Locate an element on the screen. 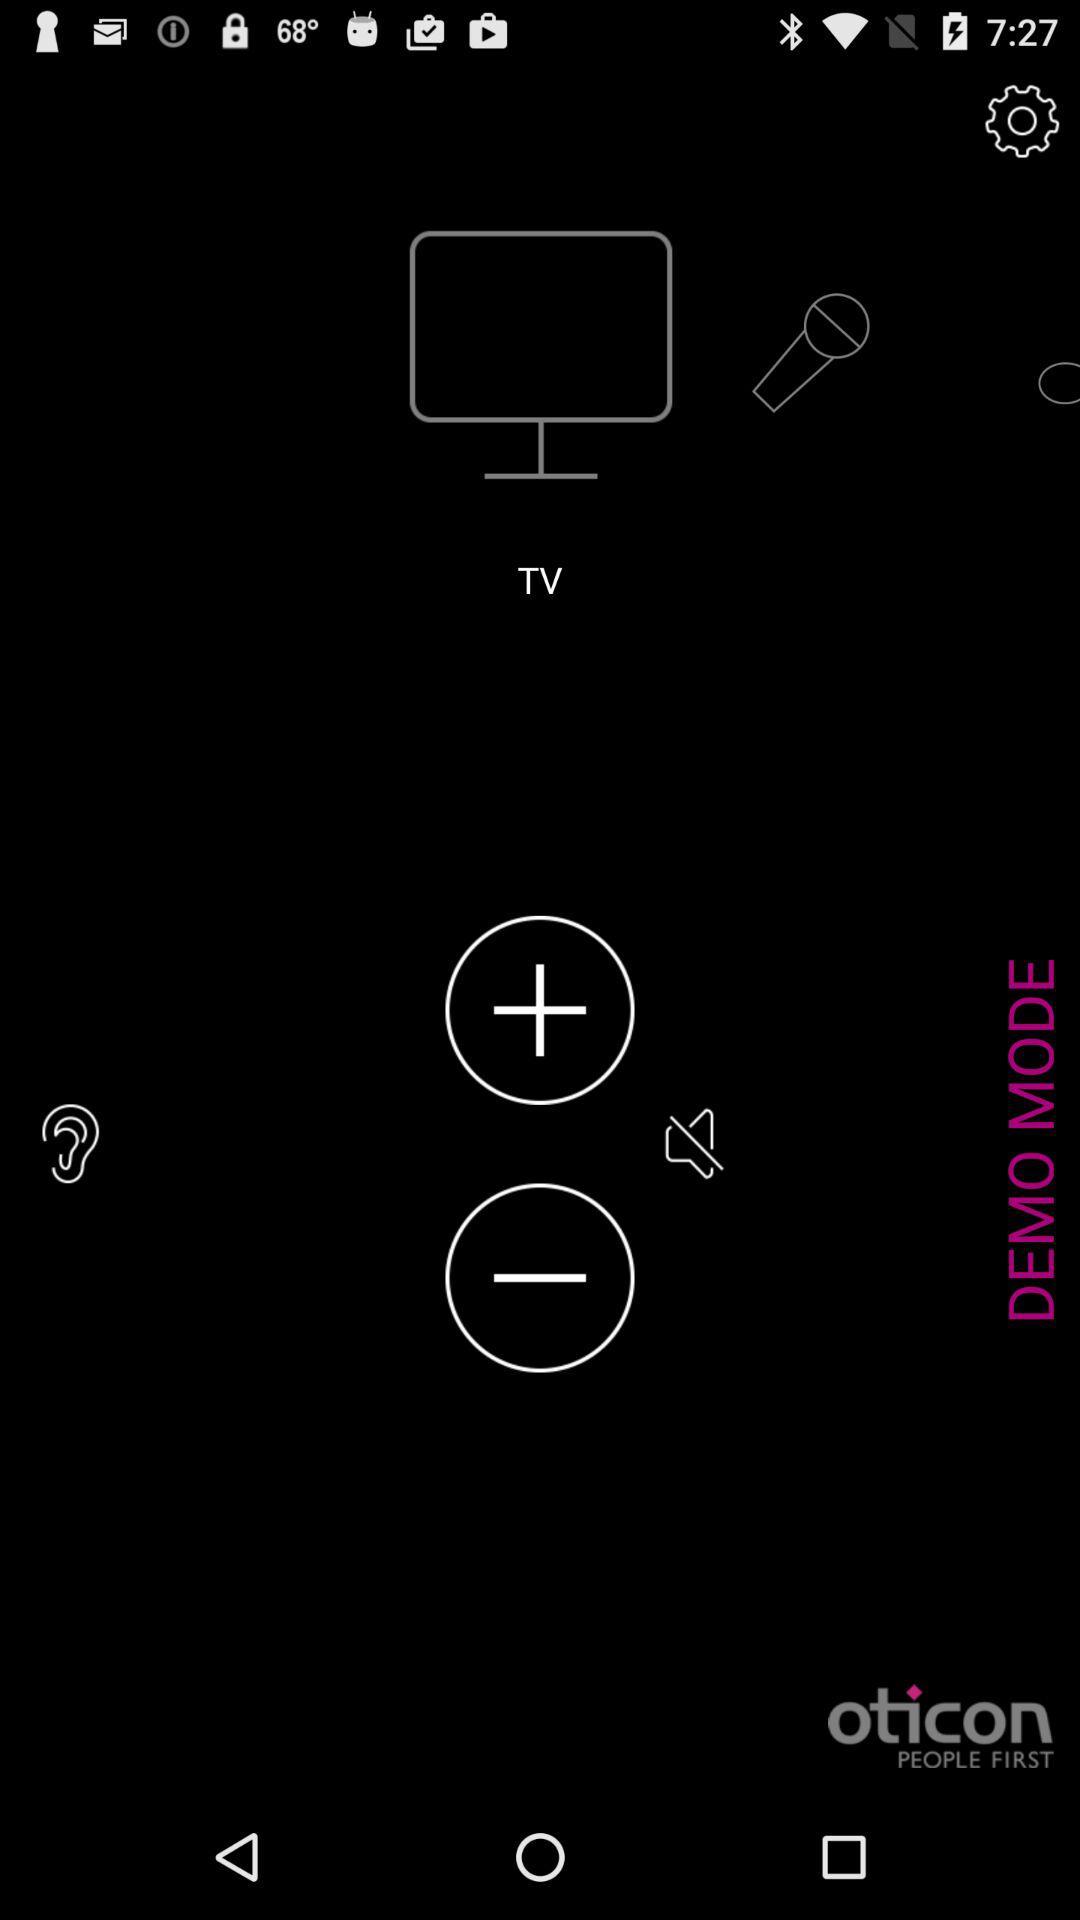 Image resolution: width=1080 pixels, height=1920 pixels. the mute button is located at coordinates (691, 1143).